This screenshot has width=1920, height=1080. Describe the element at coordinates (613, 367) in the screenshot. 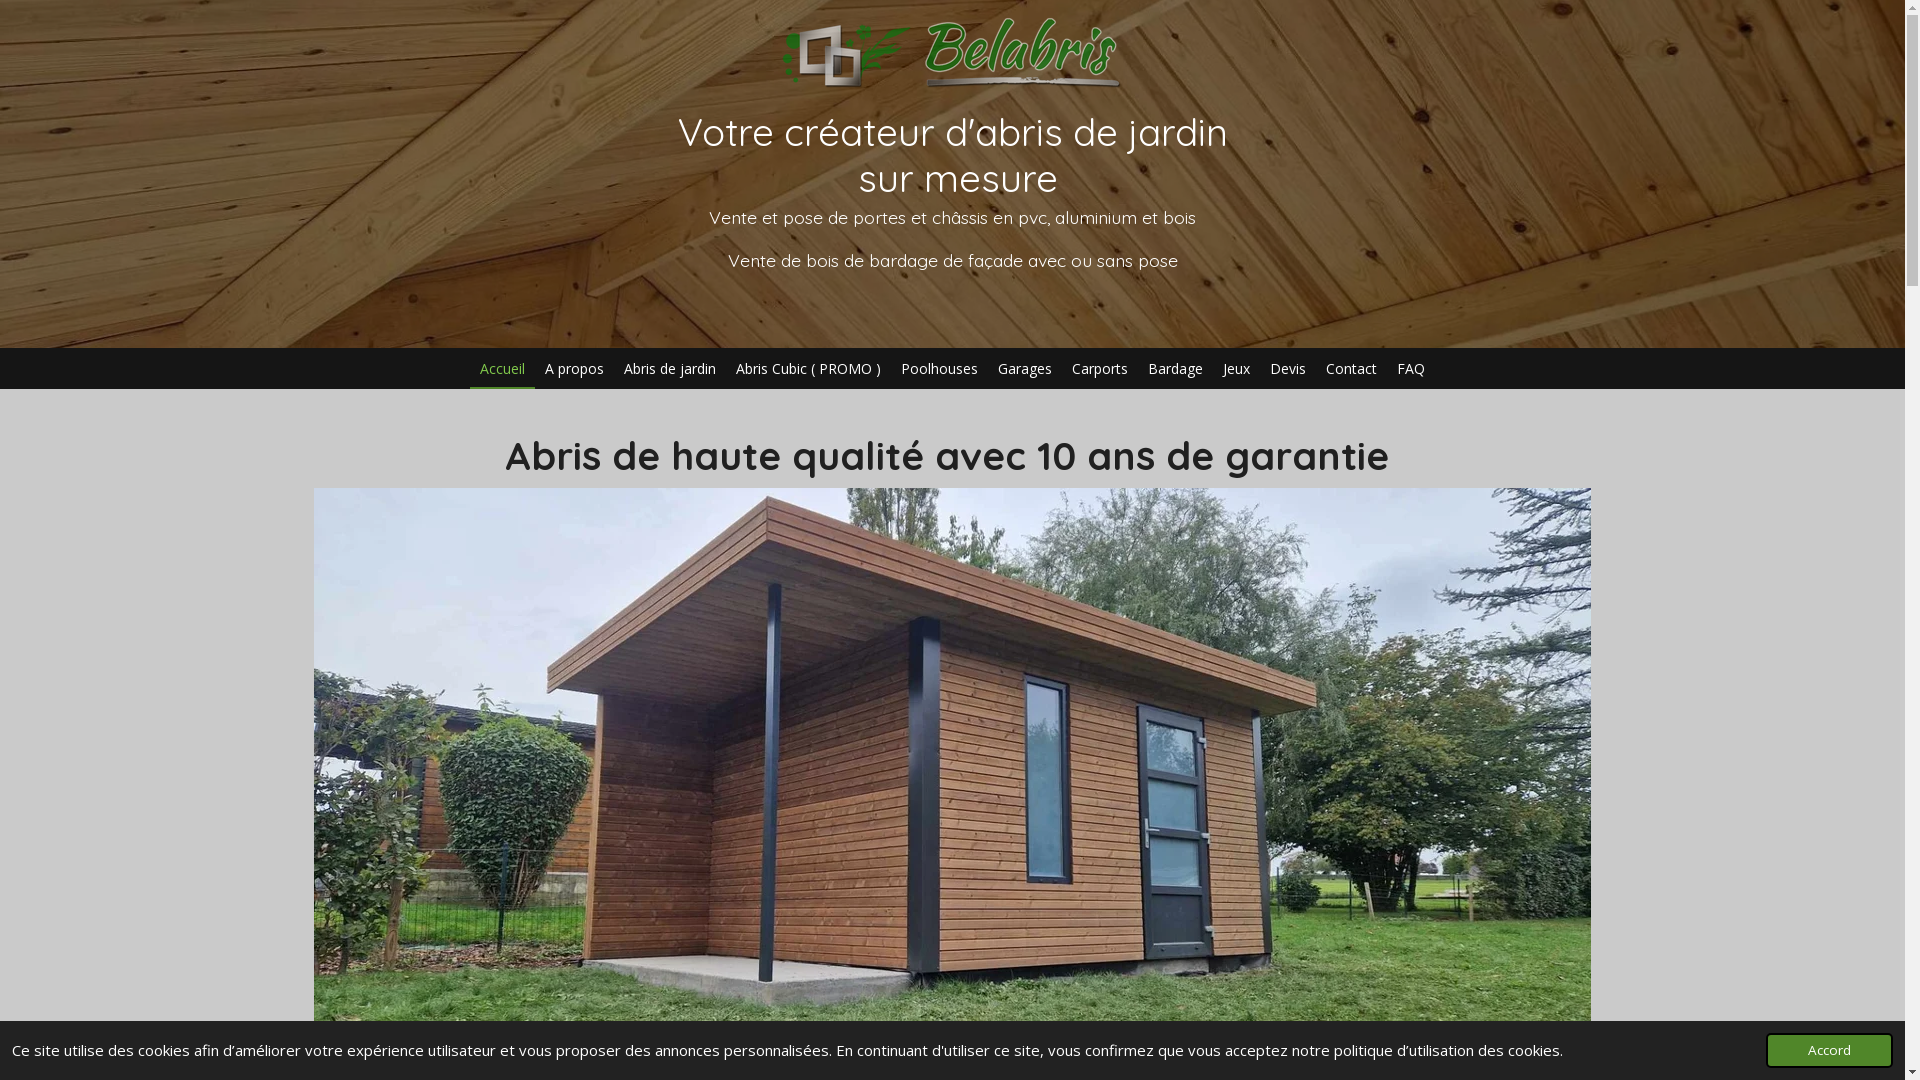

I see `'Abris de jardin'` at that location.